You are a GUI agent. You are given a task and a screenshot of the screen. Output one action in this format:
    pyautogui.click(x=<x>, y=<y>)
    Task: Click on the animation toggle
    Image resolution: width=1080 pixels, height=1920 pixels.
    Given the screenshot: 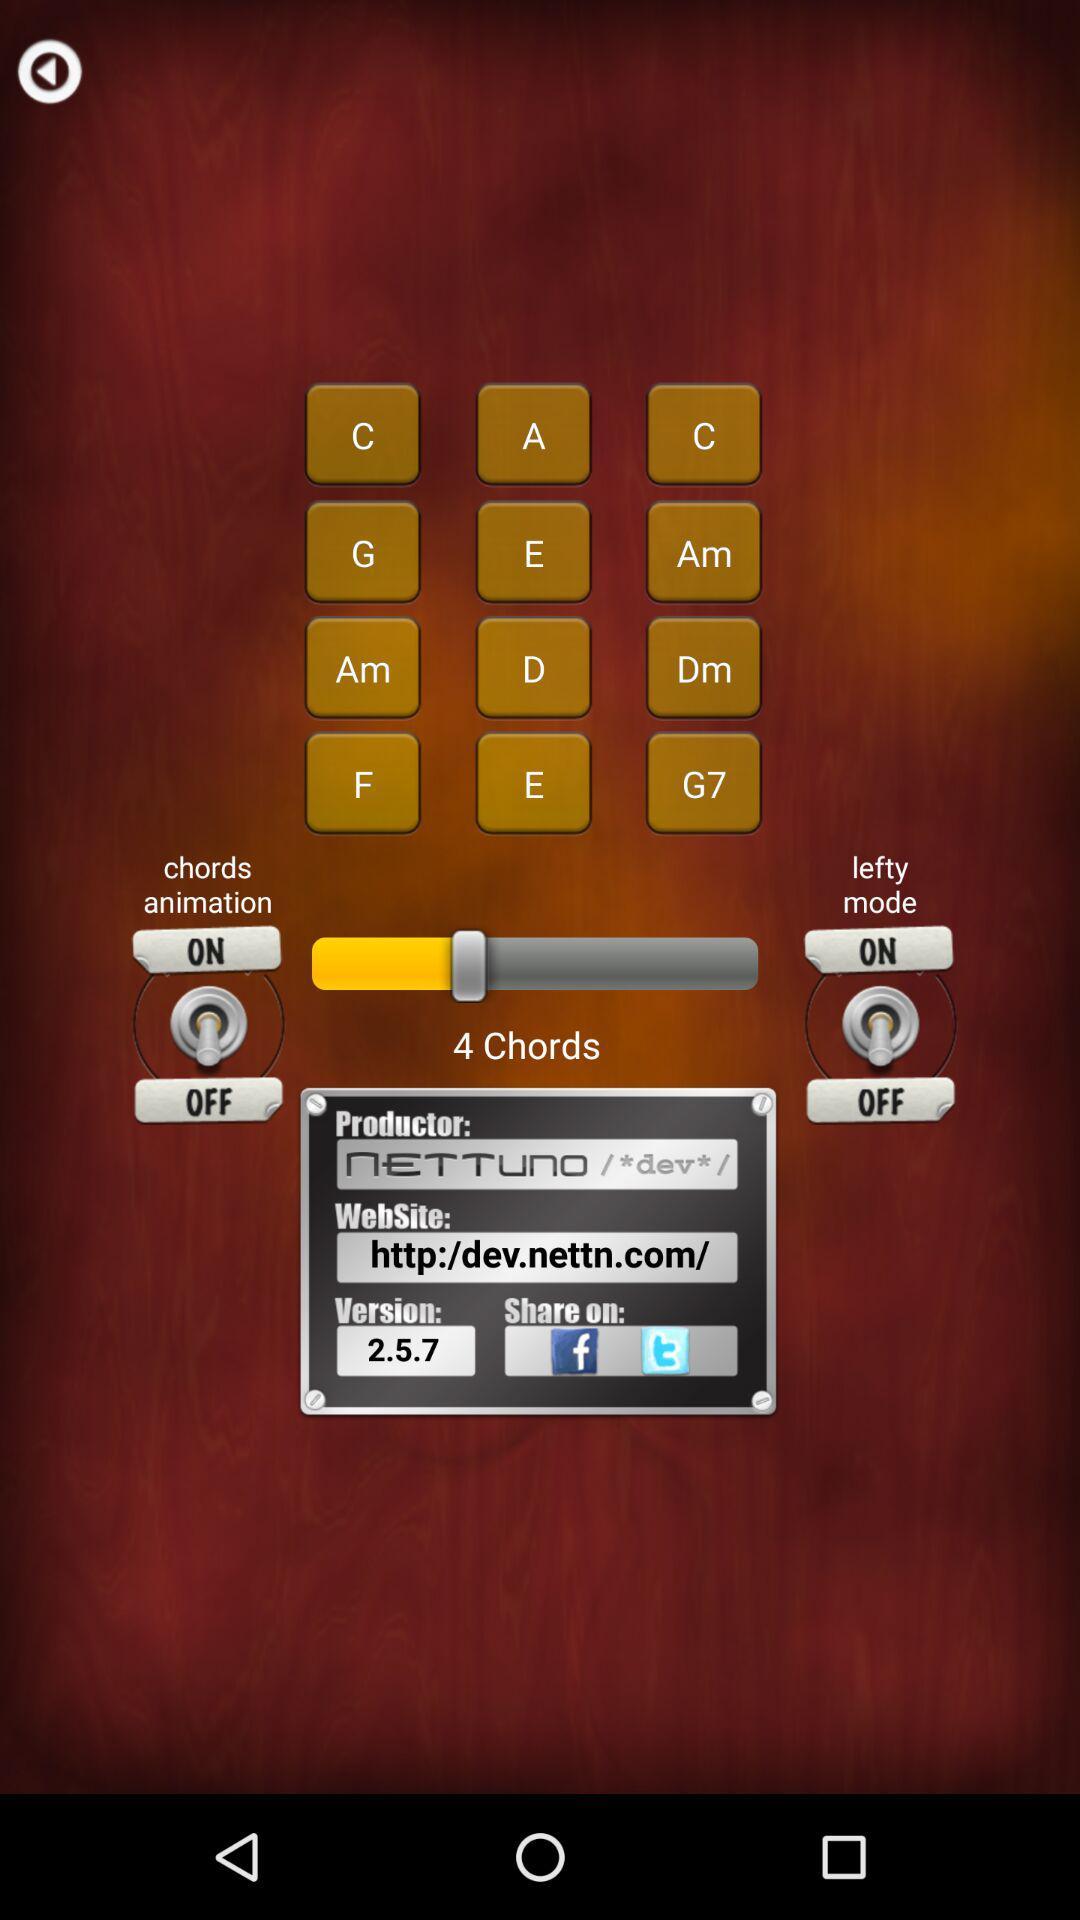 What is the action you would take?
    pyautogui.click(x=208, y=1025)
    